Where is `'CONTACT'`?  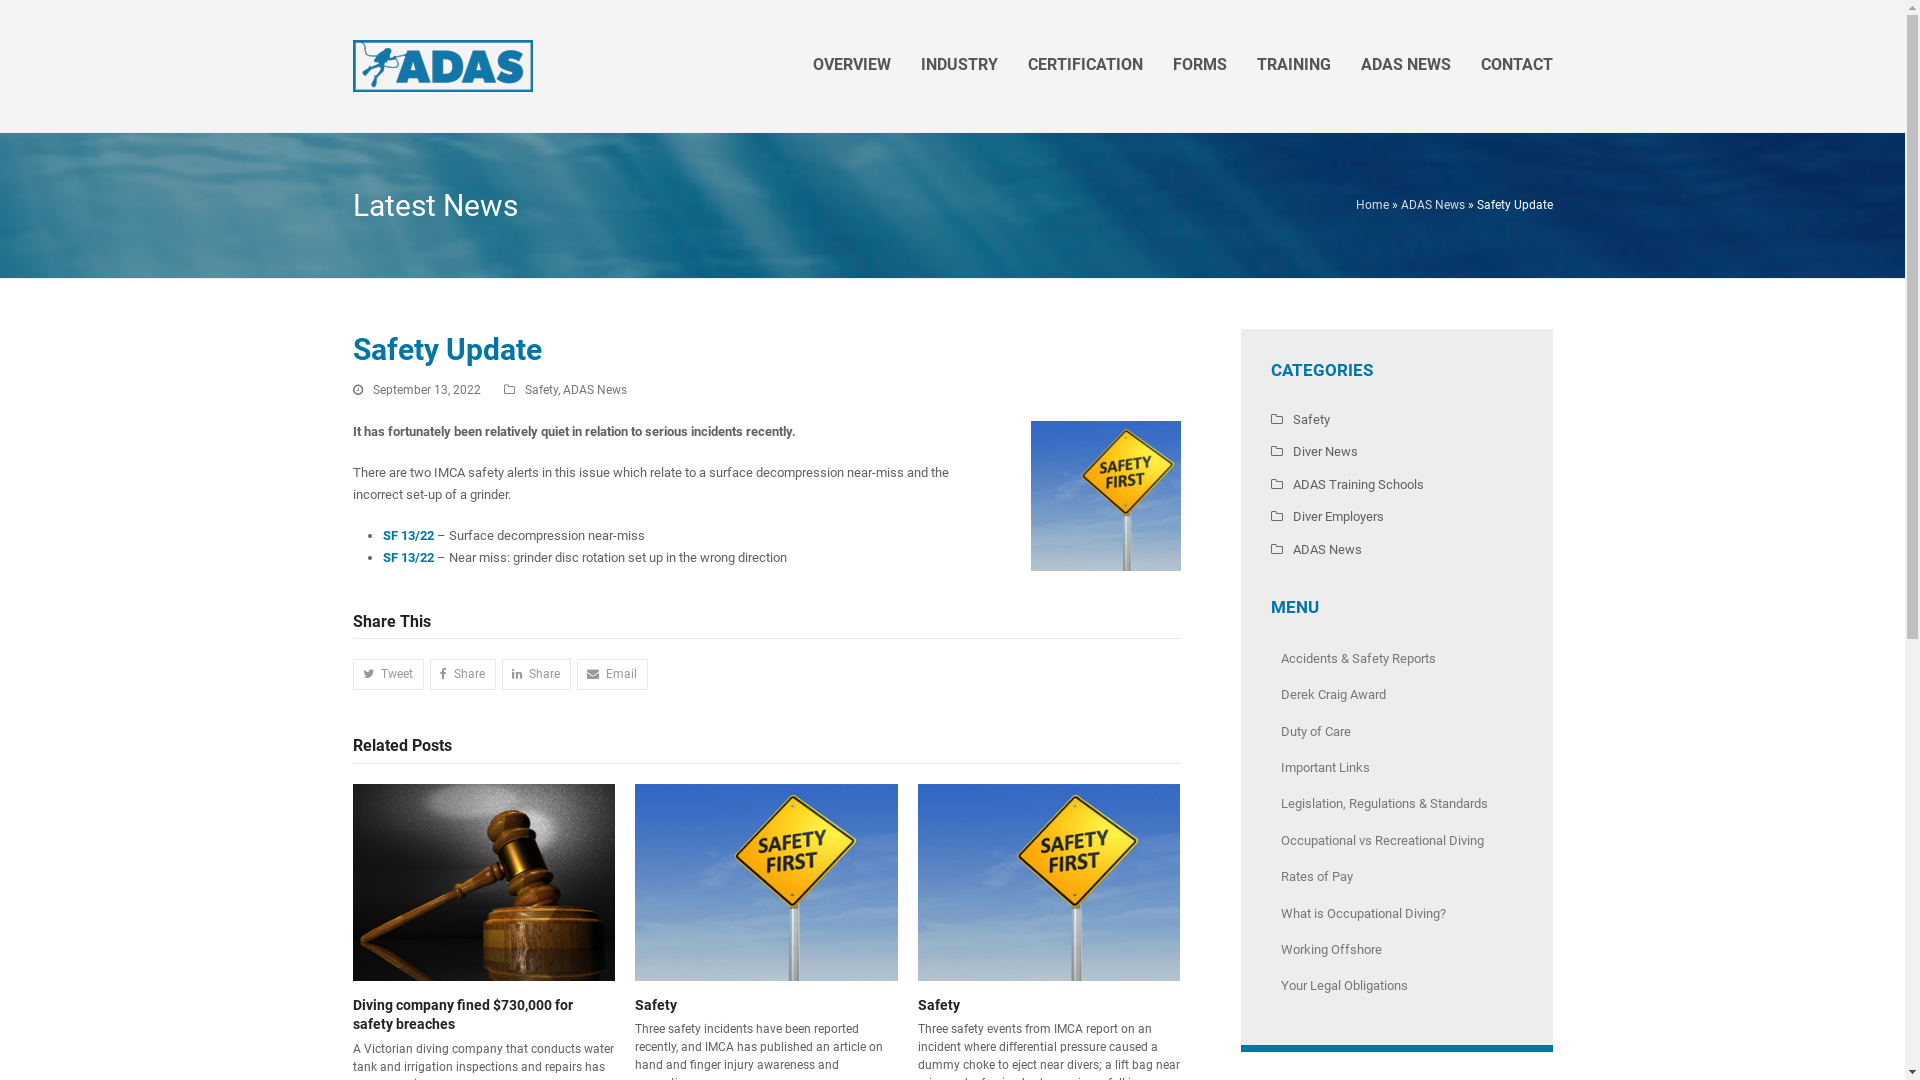 'CONTACT' is located at coordinates (1465, 64).